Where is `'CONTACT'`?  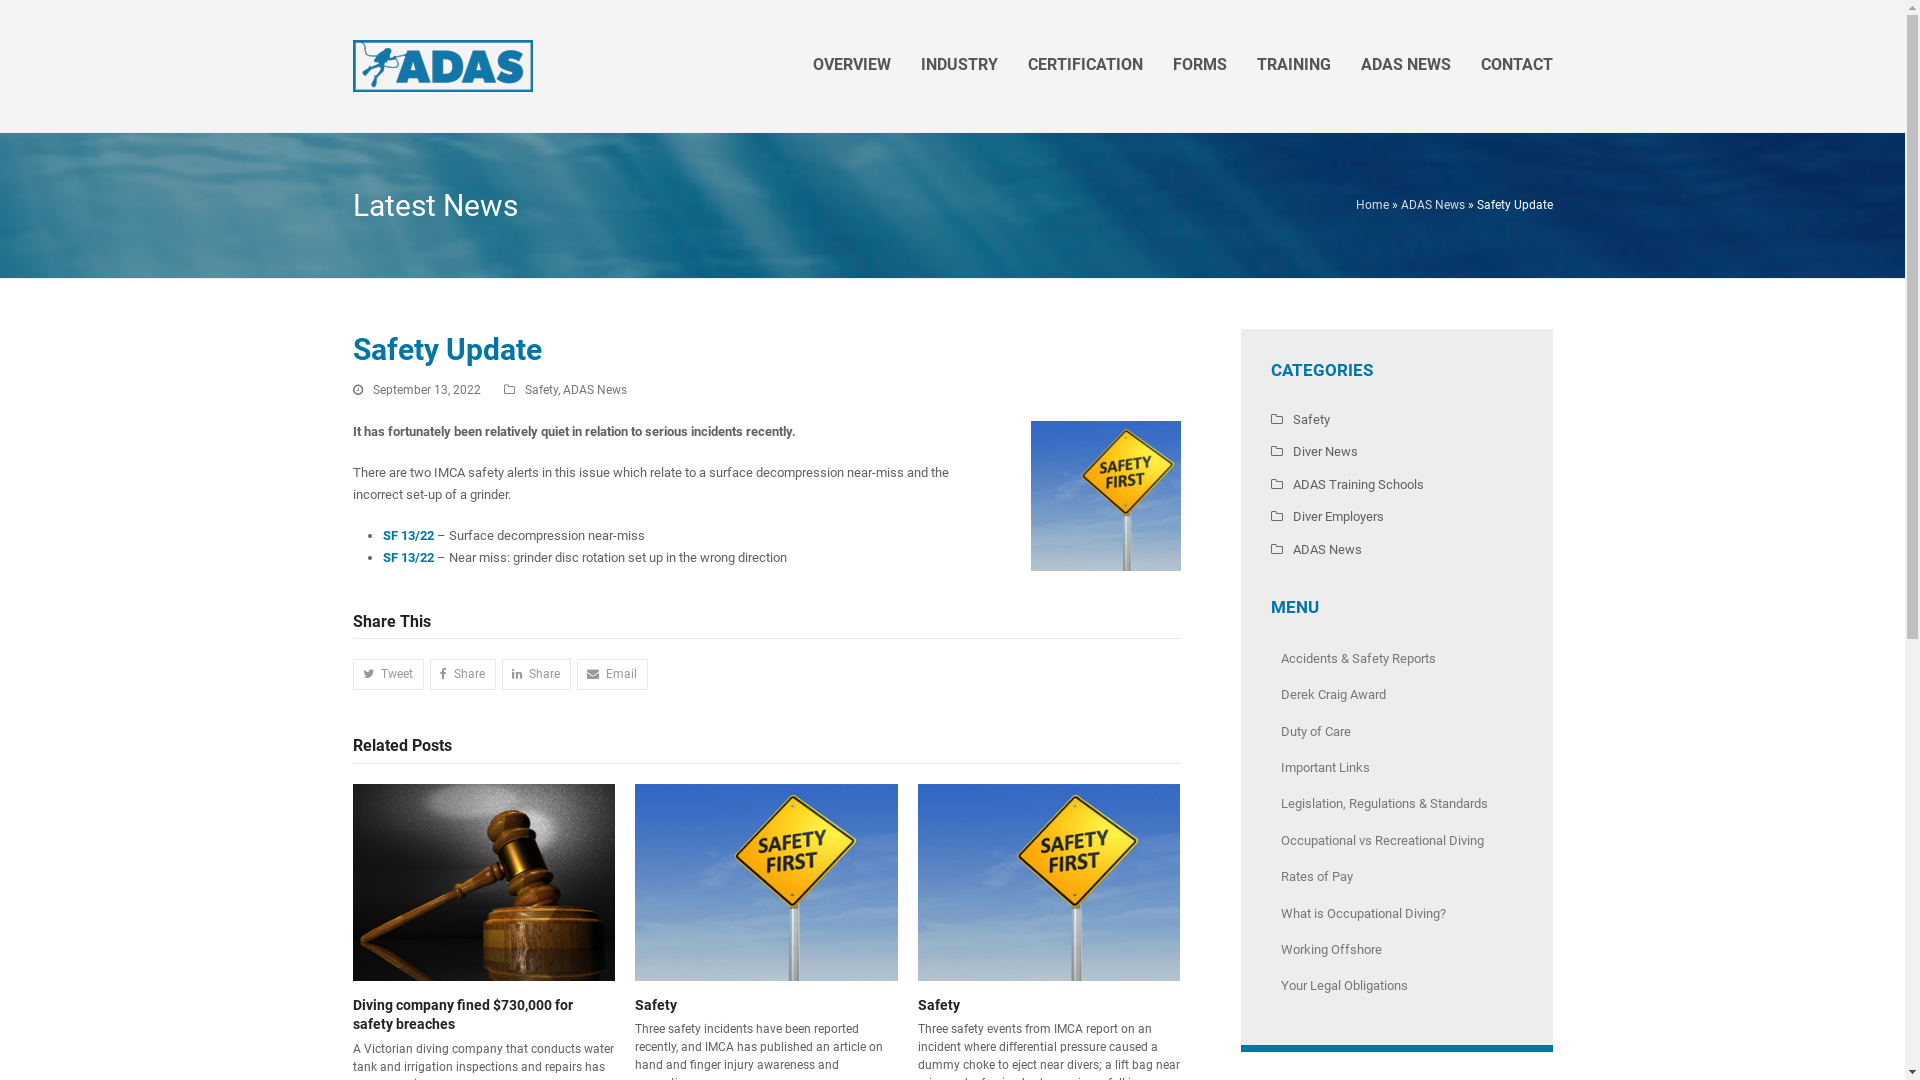 'CONTACT' is located at coordinates (1465, 64).